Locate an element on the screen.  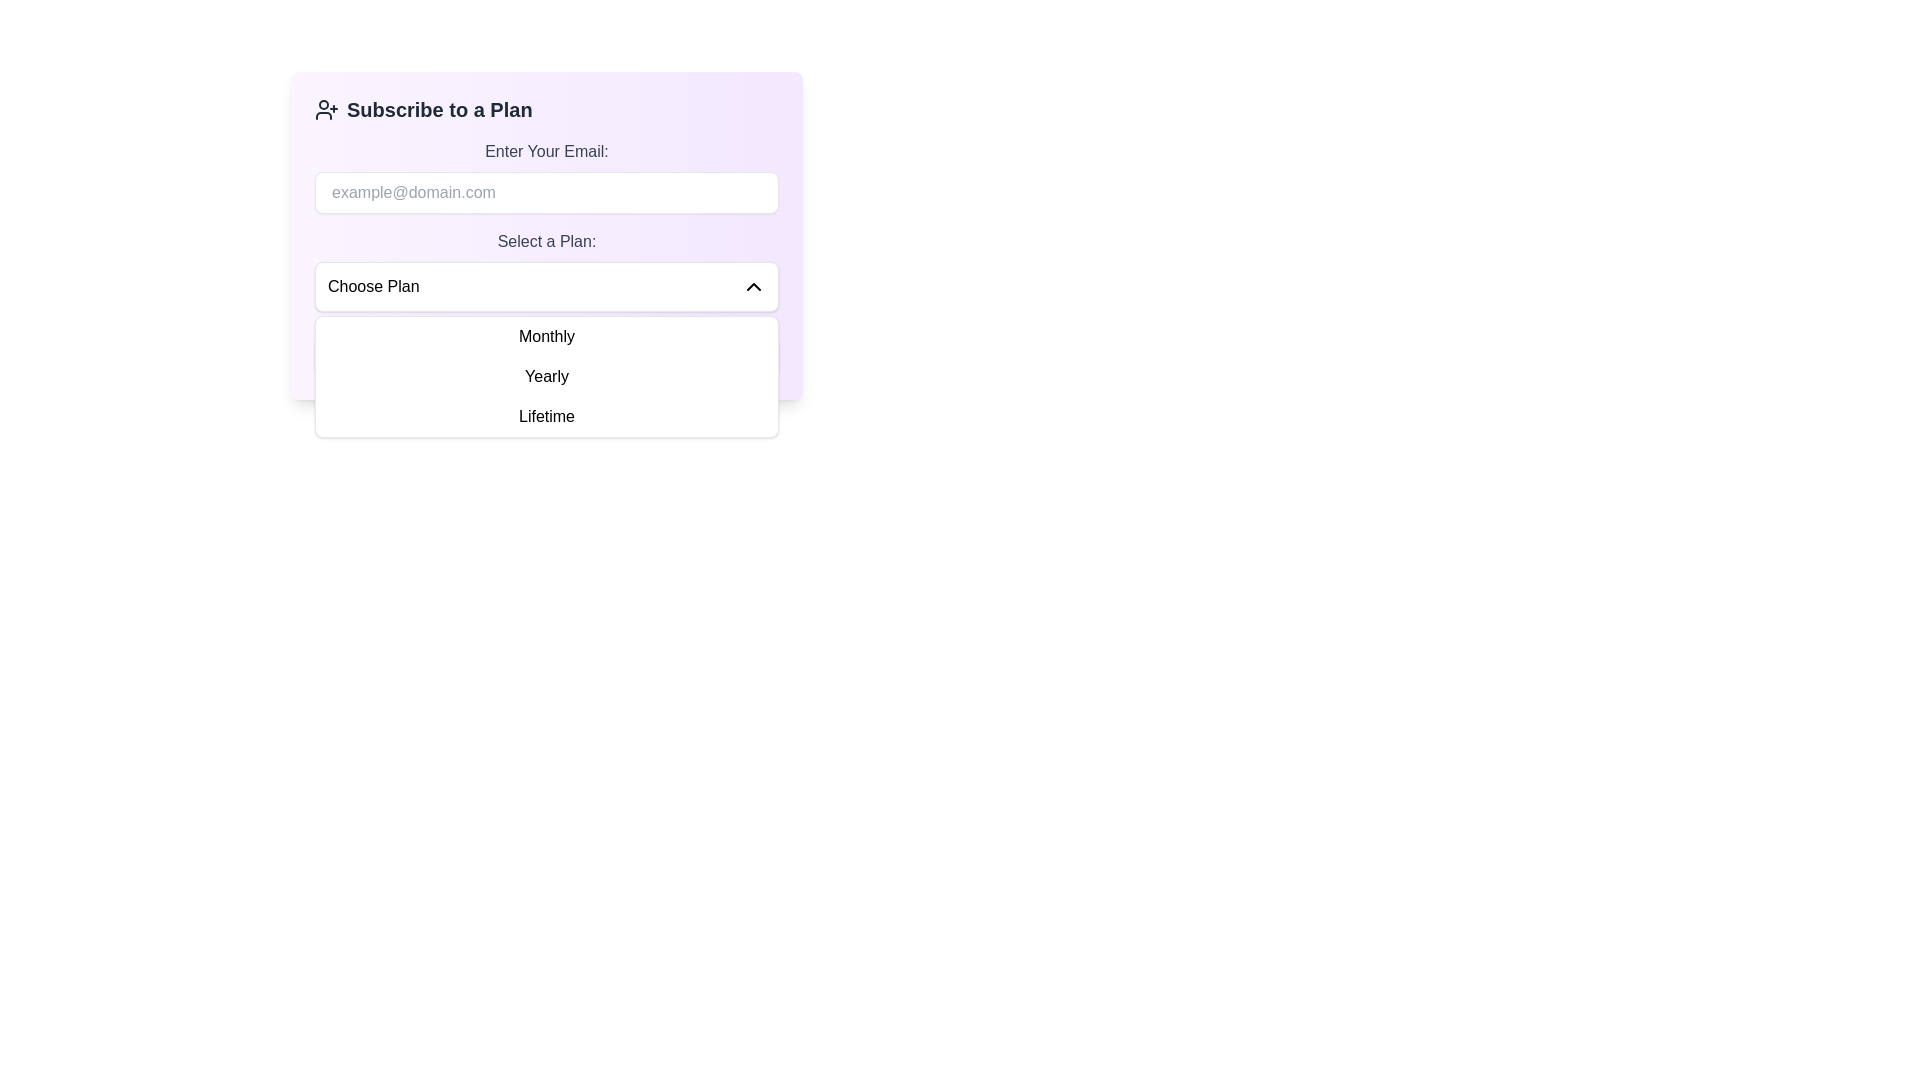
the dropdown menu labeled 'Monthly', 'Yearly', and 'Lifetime' located below the 'Choose Plan' button in the 'Subscribe to a Plan' section is located at coordinates (547, 377).